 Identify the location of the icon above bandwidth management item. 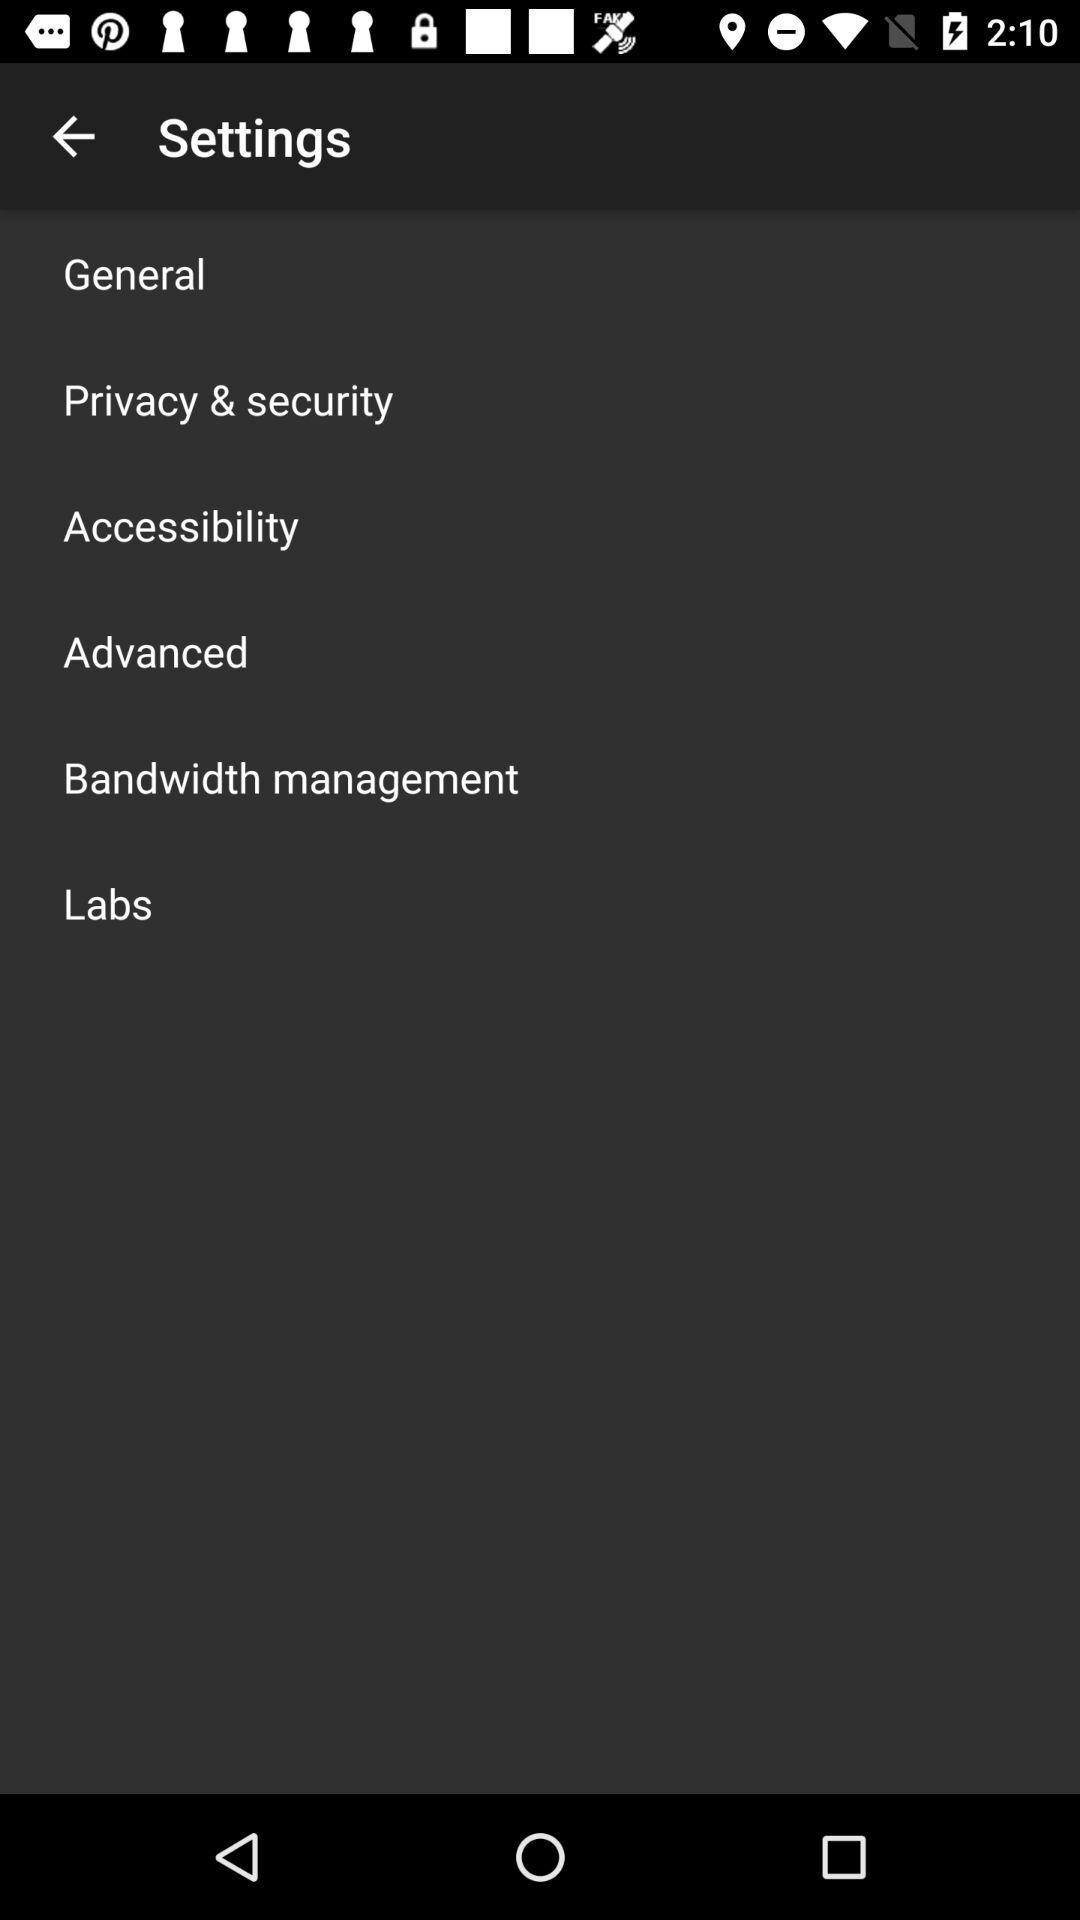
(154, 651).